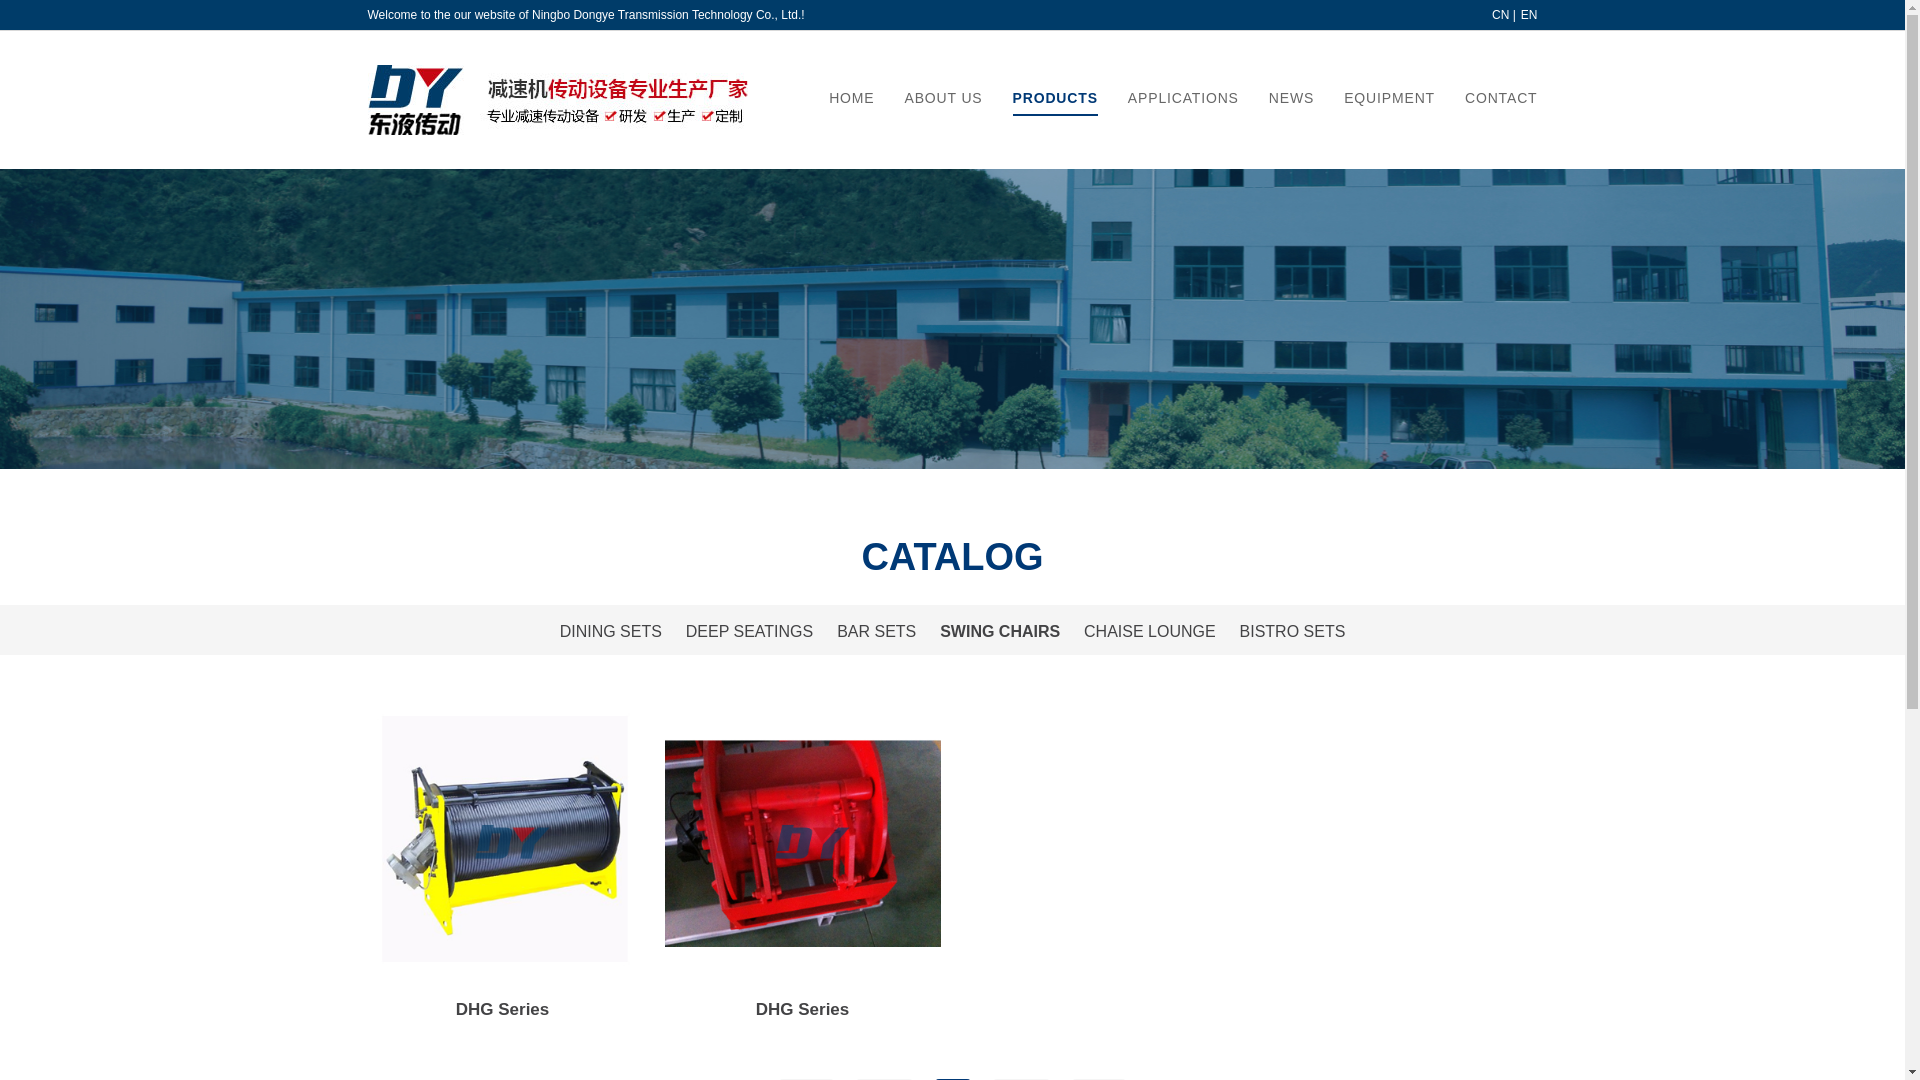 The image size is (1920, 1080). Describe the element at coordinates (1150, 631) in the screenshot. I see `'CHAISE LOUNGE'` at that location.